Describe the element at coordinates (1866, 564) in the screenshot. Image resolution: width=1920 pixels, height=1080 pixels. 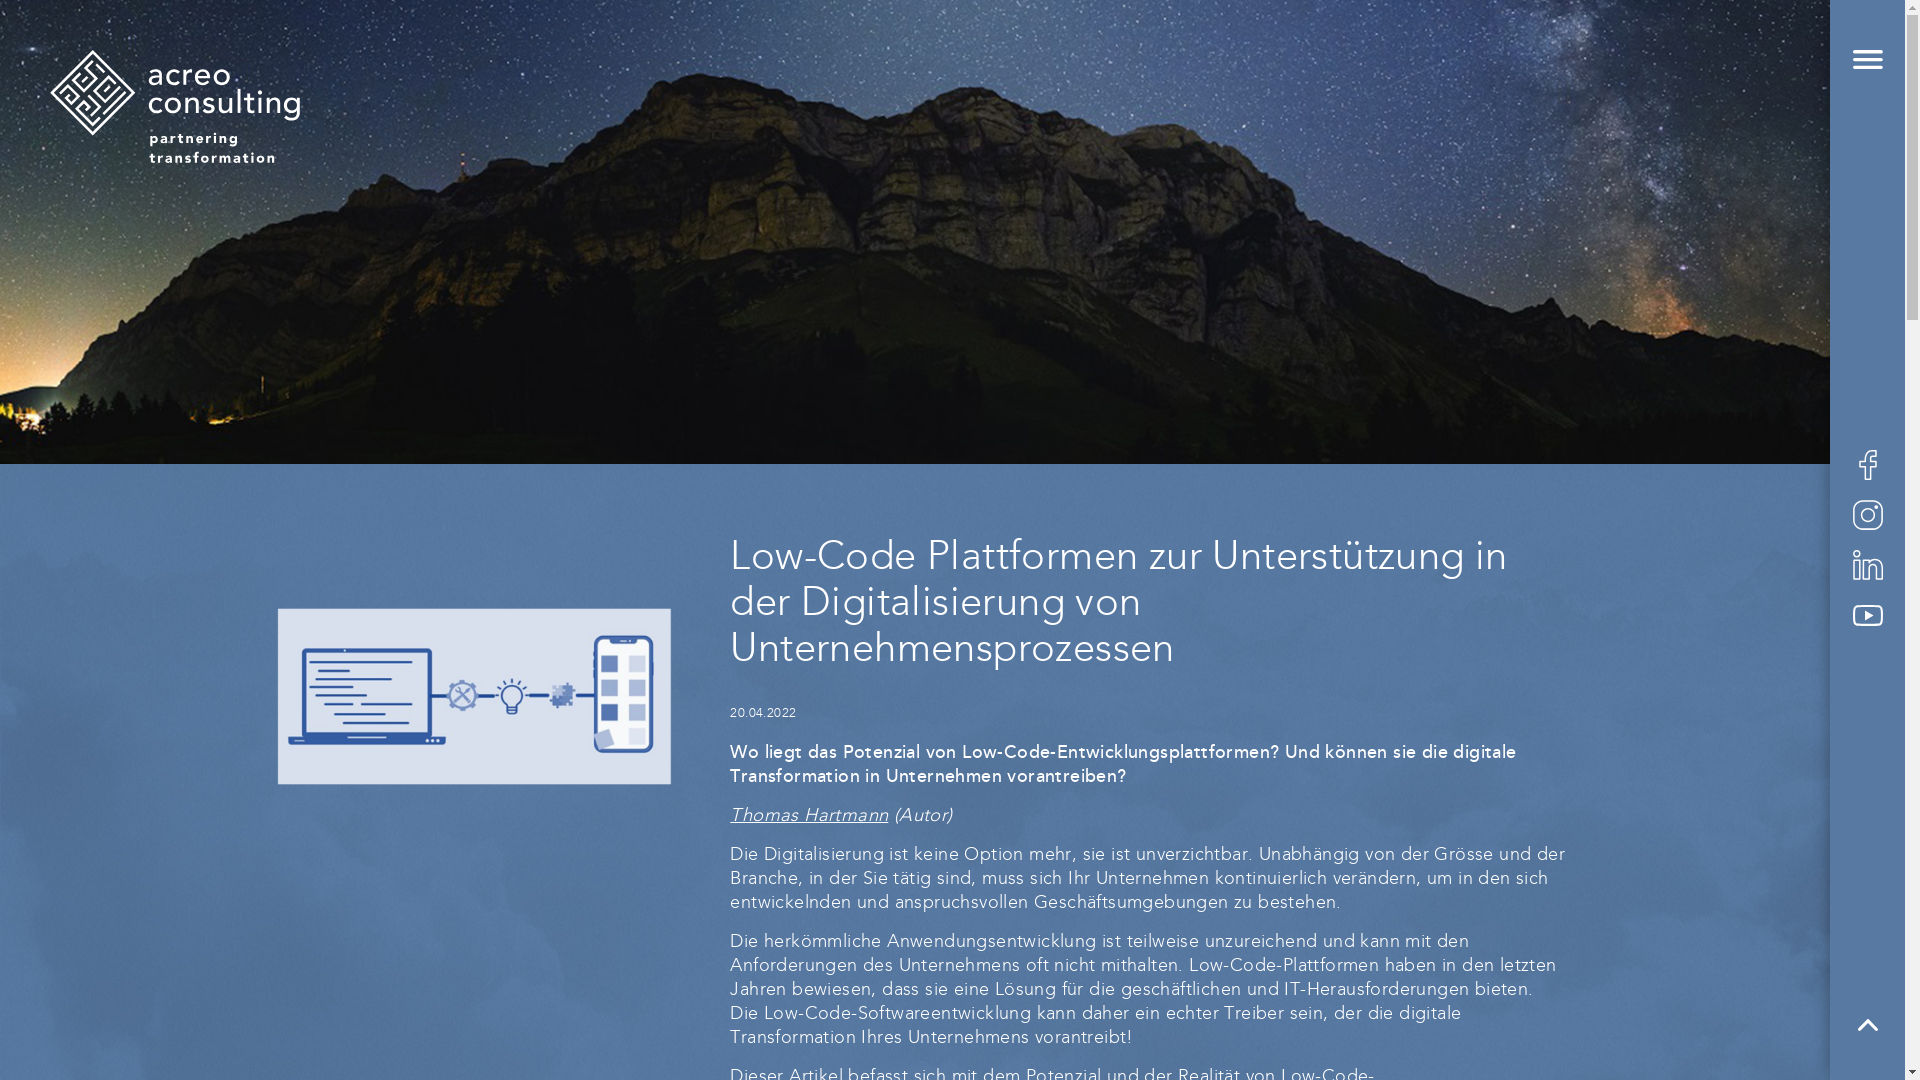
I see `'acreo consulting bei LinkedIn'` at that location.